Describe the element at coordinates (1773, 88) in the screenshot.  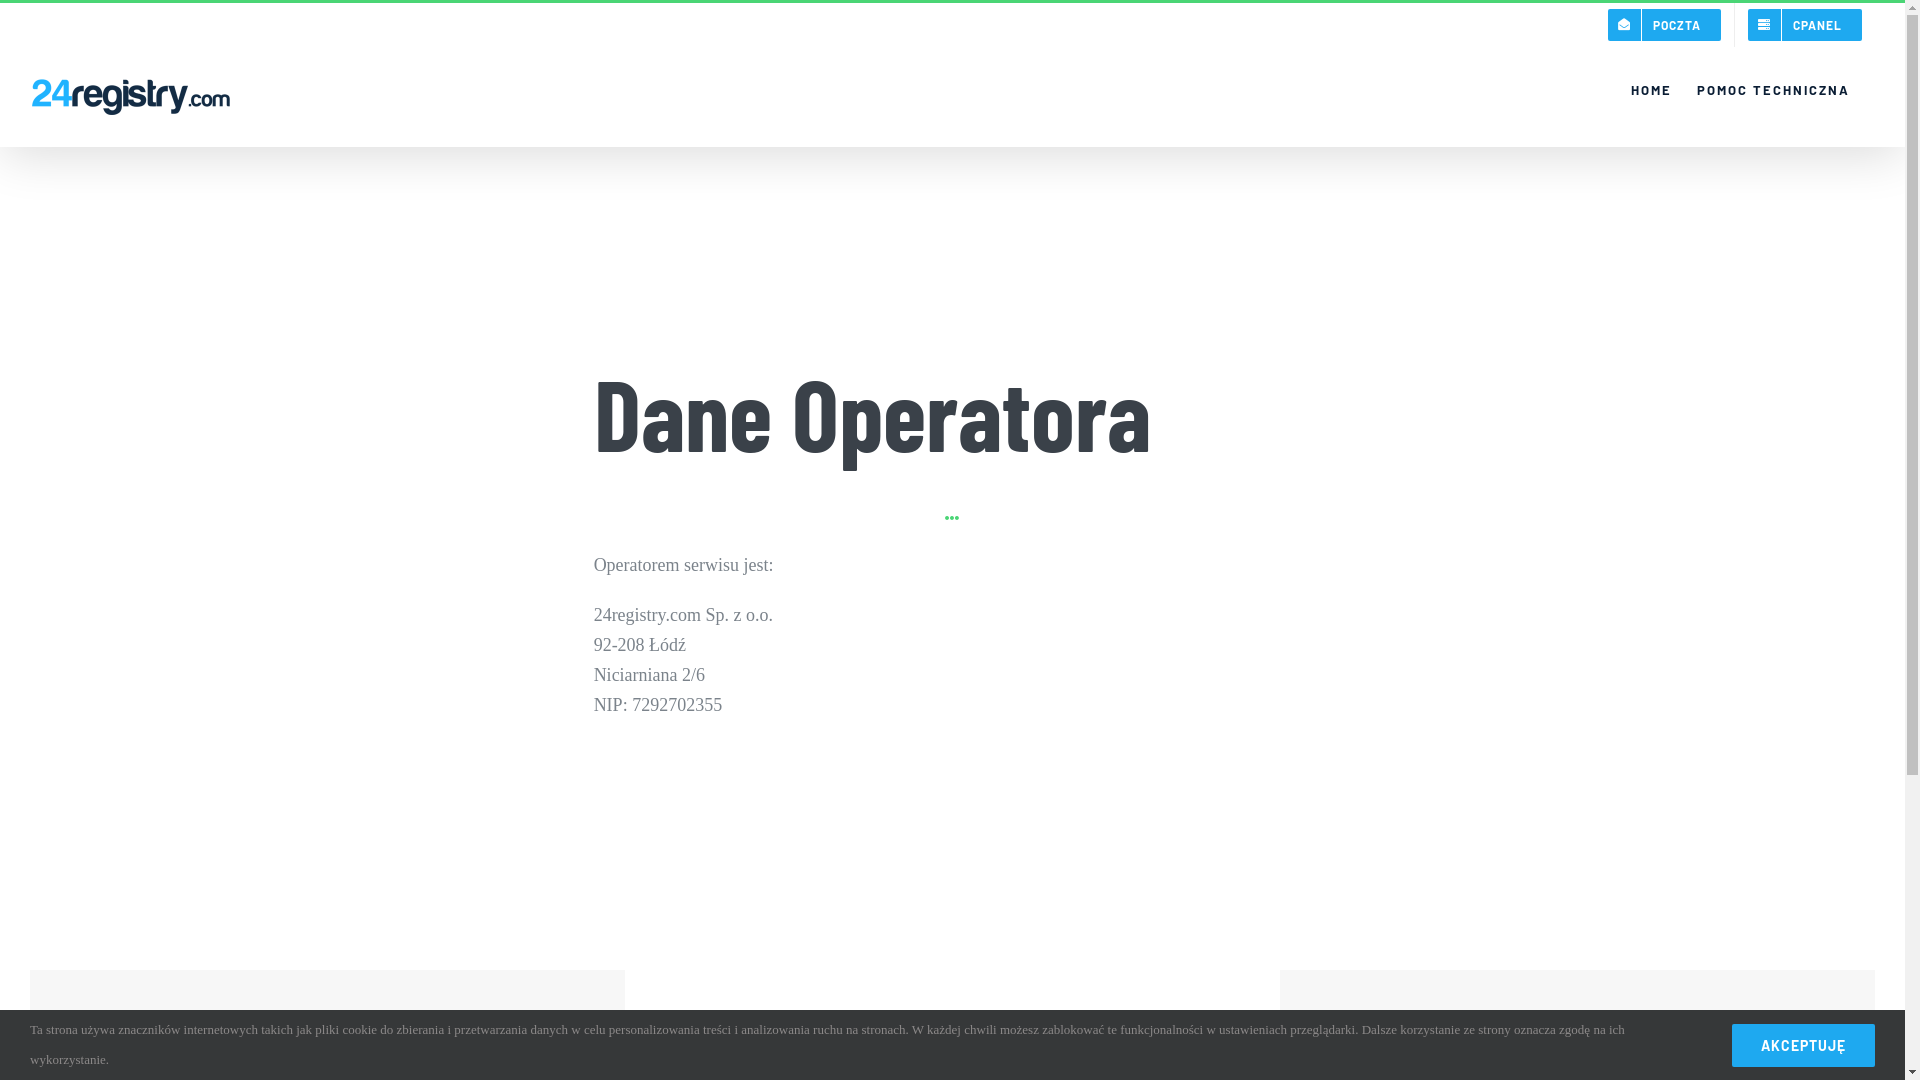
I see `'POMOC TECHNICZNA'` at that location.